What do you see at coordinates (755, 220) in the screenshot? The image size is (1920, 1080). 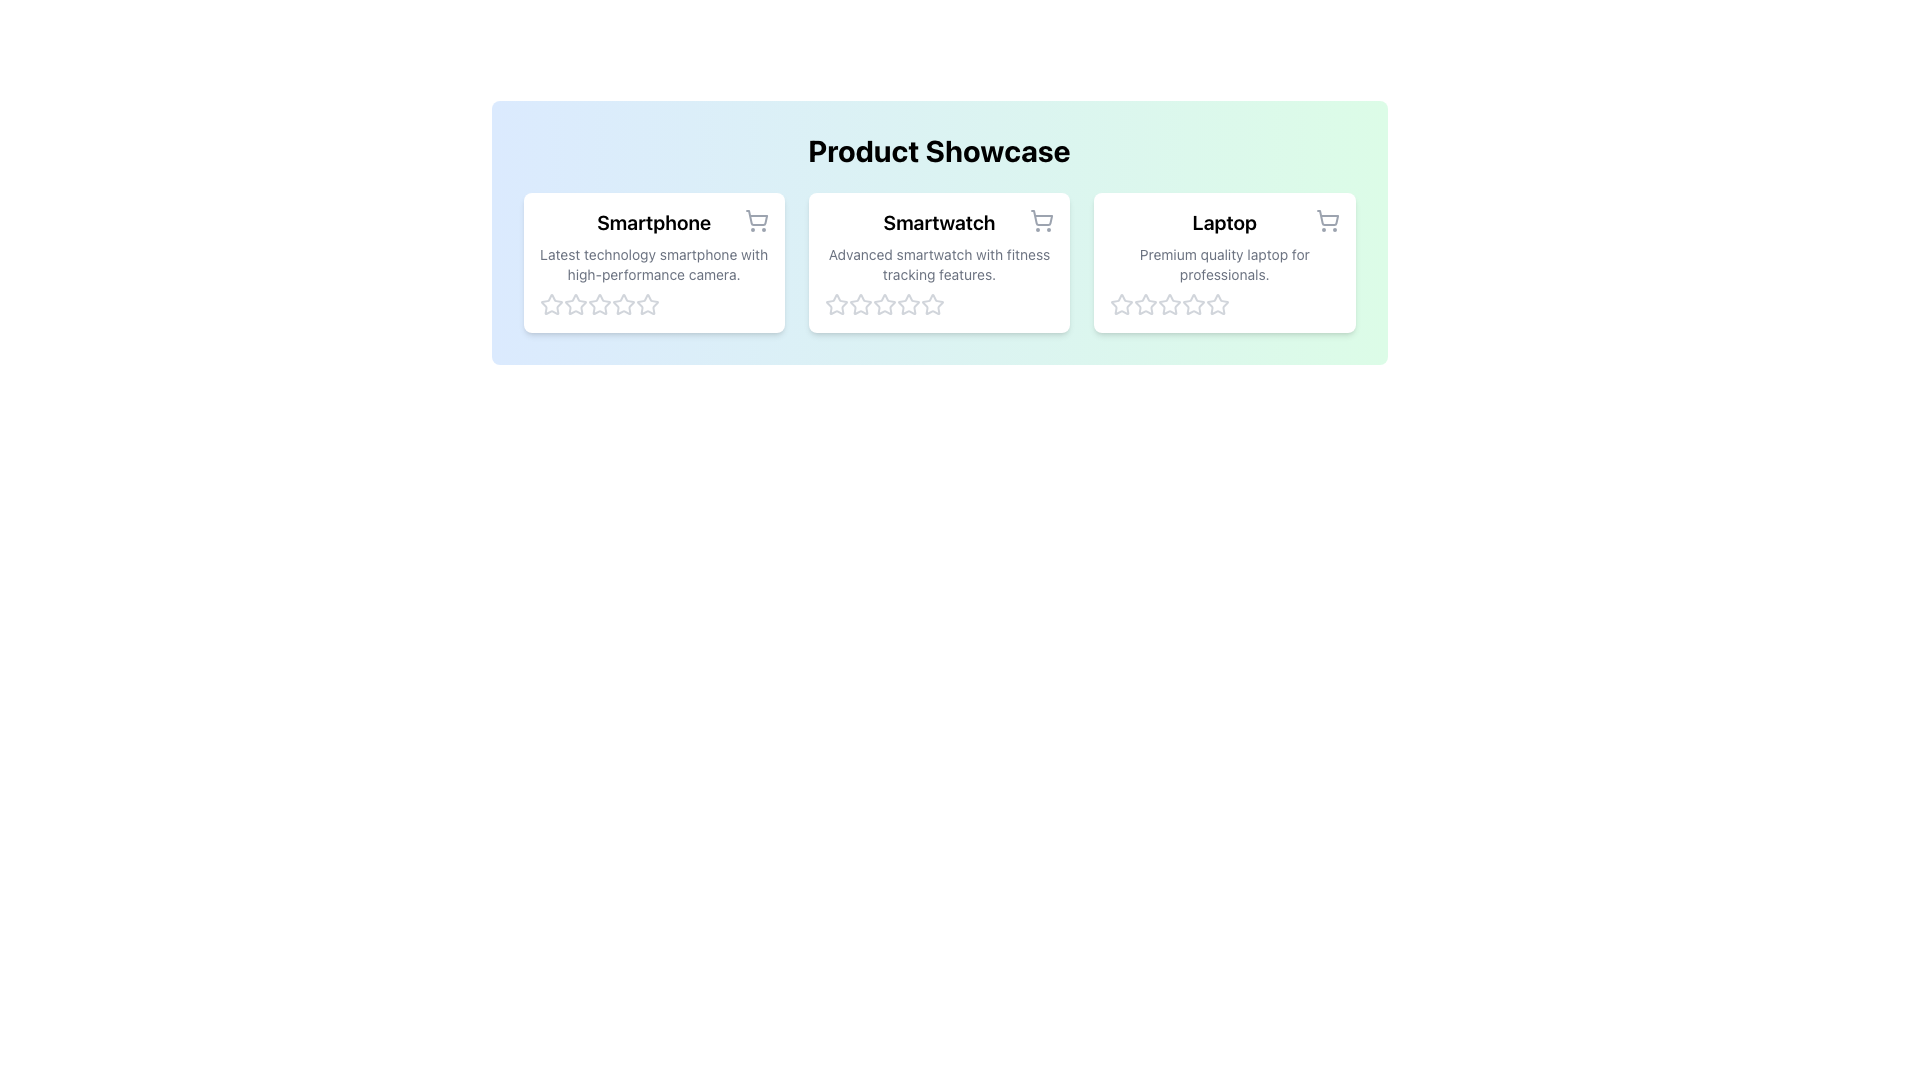 I see `the shopping cart icon located at the top-right corner of the smartphone product card` at bounding box center [755, 220].